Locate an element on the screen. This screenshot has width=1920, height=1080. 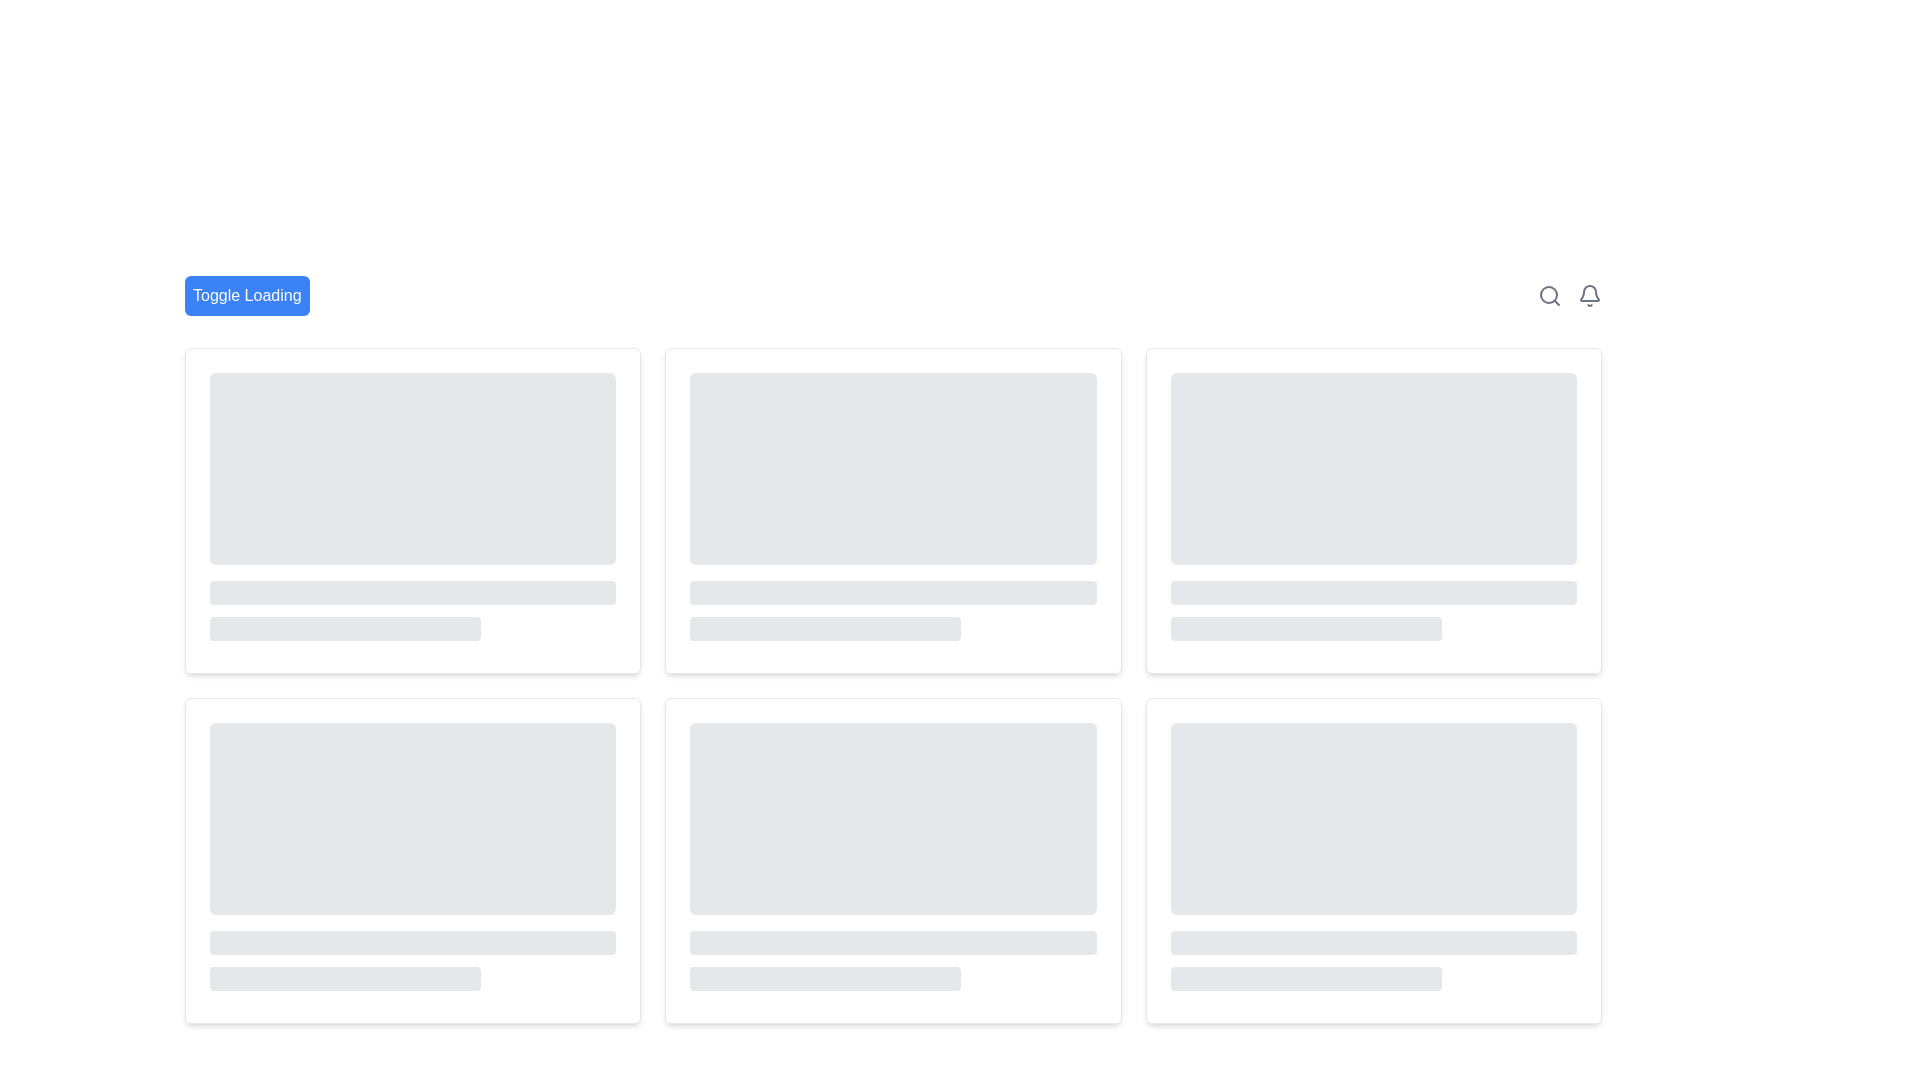
the loading placeholder composite component located in the upper-left corner of a grid layout once the content is loaded is located at coordinates (411, 505).